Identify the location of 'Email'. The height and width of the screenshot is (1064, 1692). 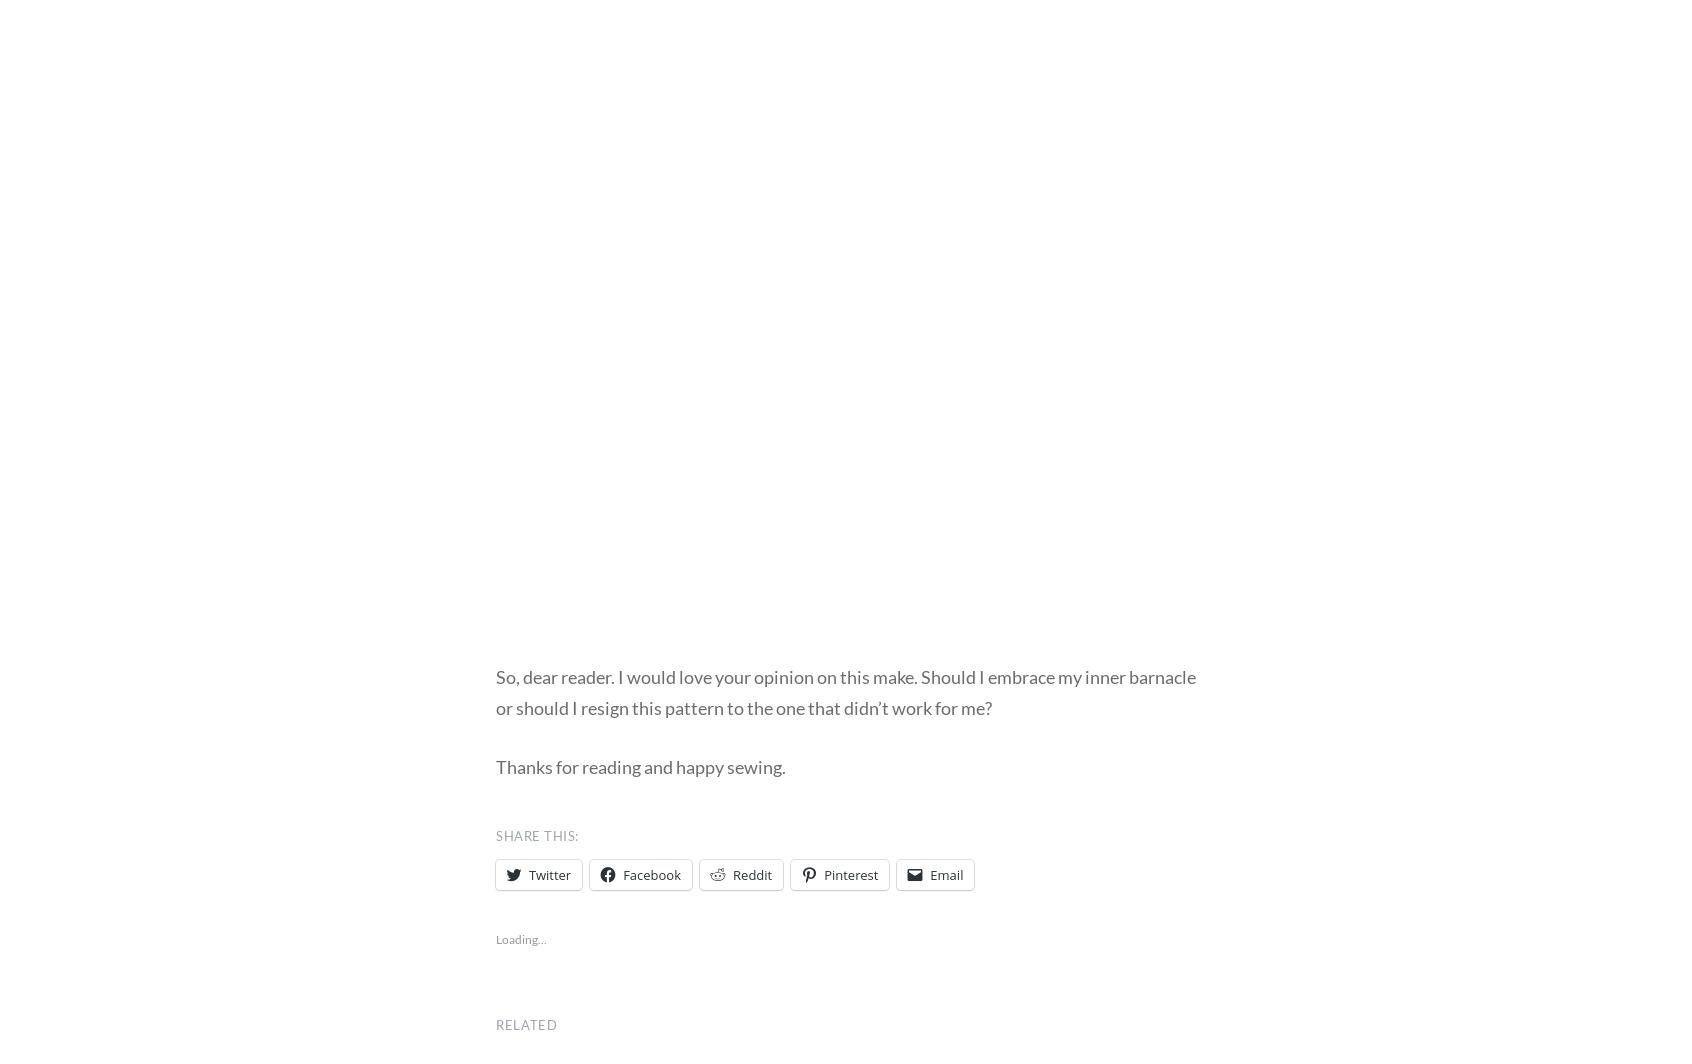
(946, 873).